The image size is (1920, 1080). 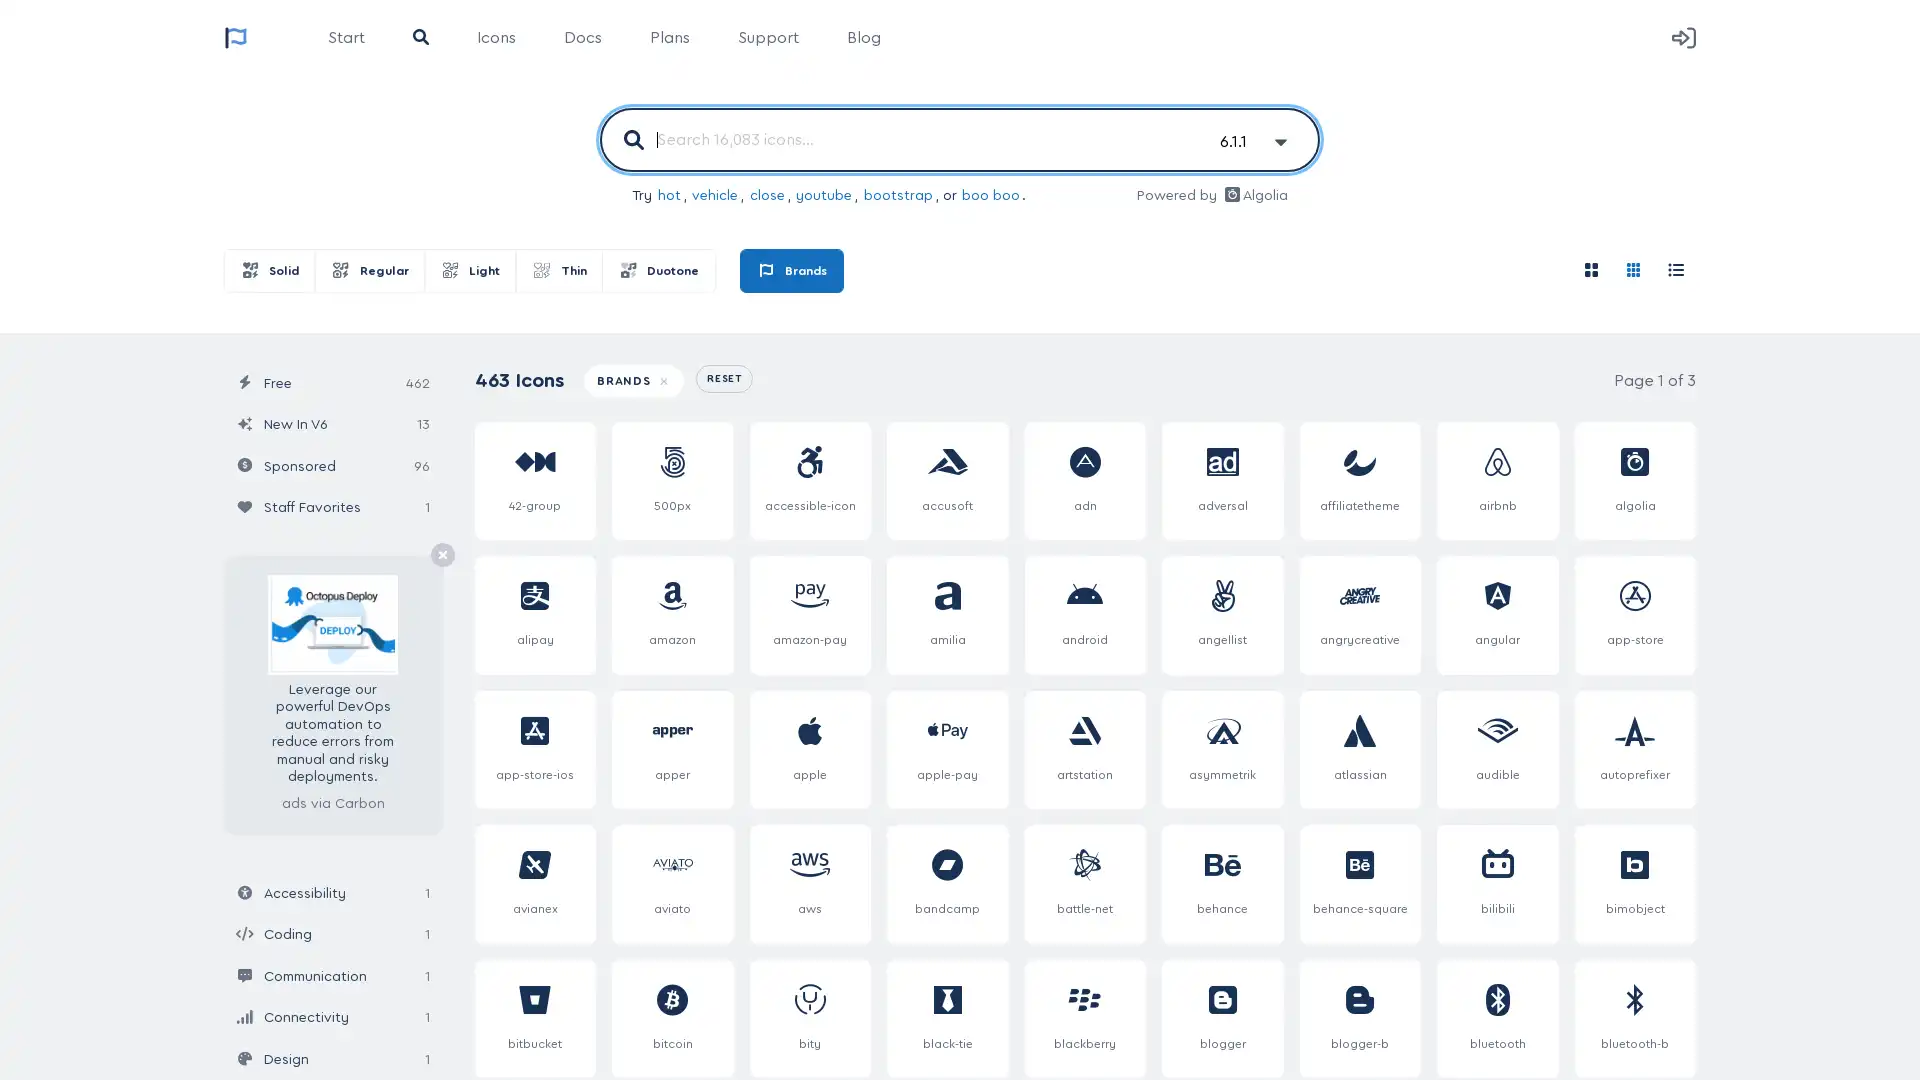 What do you see at coordinates (440, 569) in the screenshot?
I see `Remove Ad` at bounding box center [440, 569].